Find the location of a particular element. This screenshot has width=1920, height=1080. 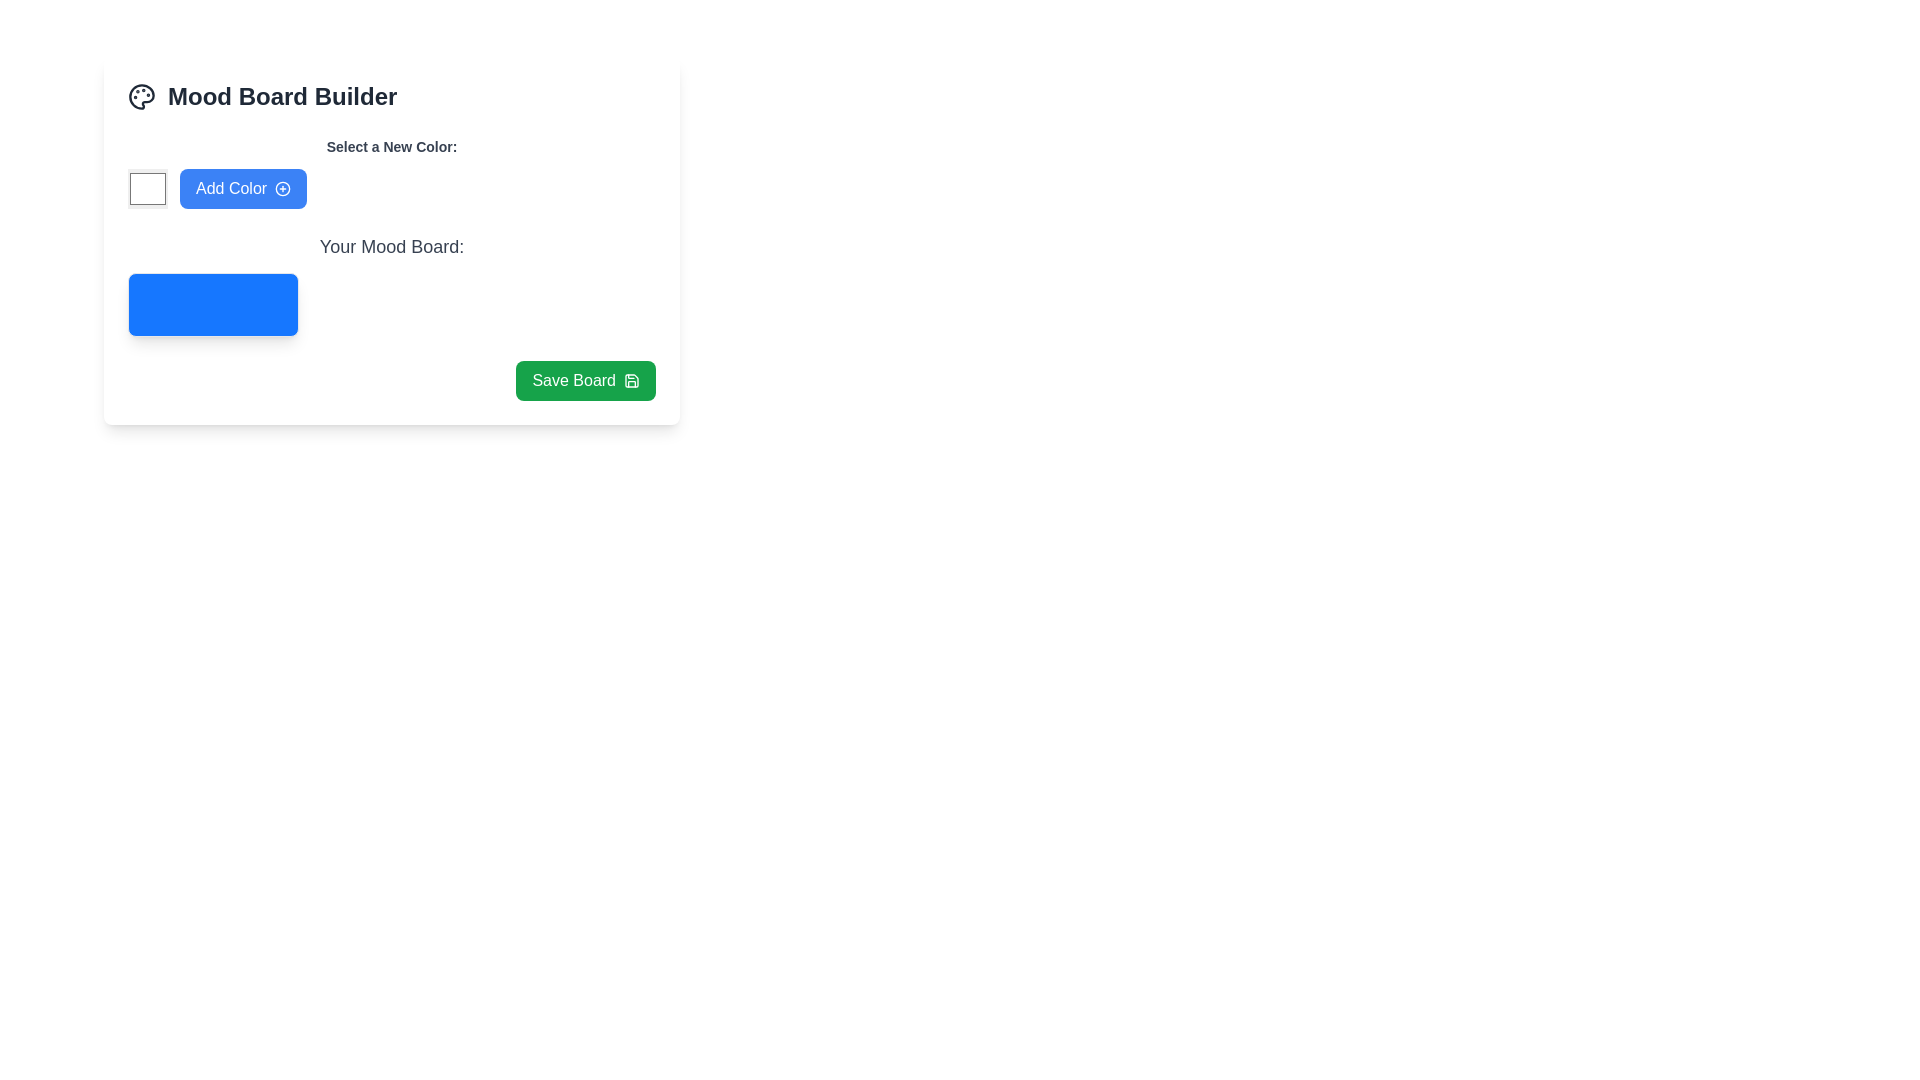

the text label styled in bold font and dark gray color that reads 'Select a New Color:', located in the top-left section of the form below the main heading 'Mood Board Builder' is located at coordinates (392, 145).